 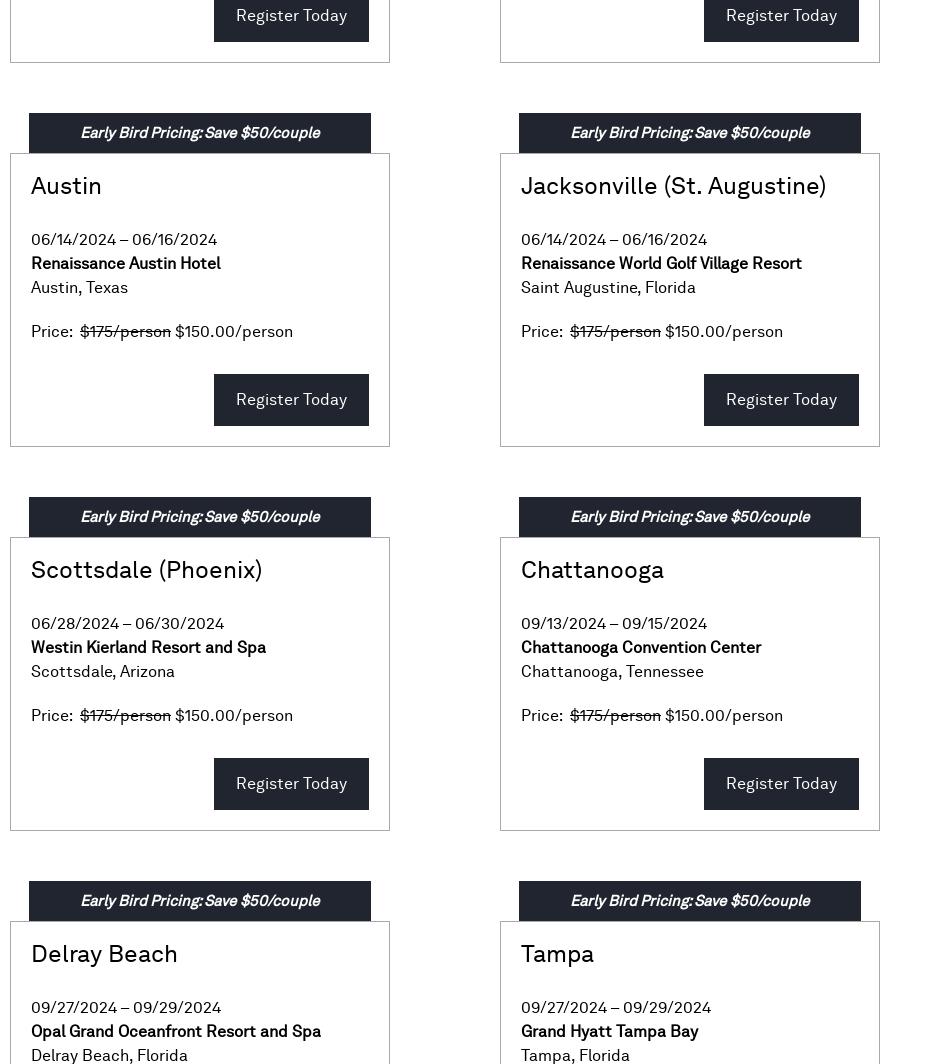 I want to click on 'Delray Beach', so click(x=104, y=953).